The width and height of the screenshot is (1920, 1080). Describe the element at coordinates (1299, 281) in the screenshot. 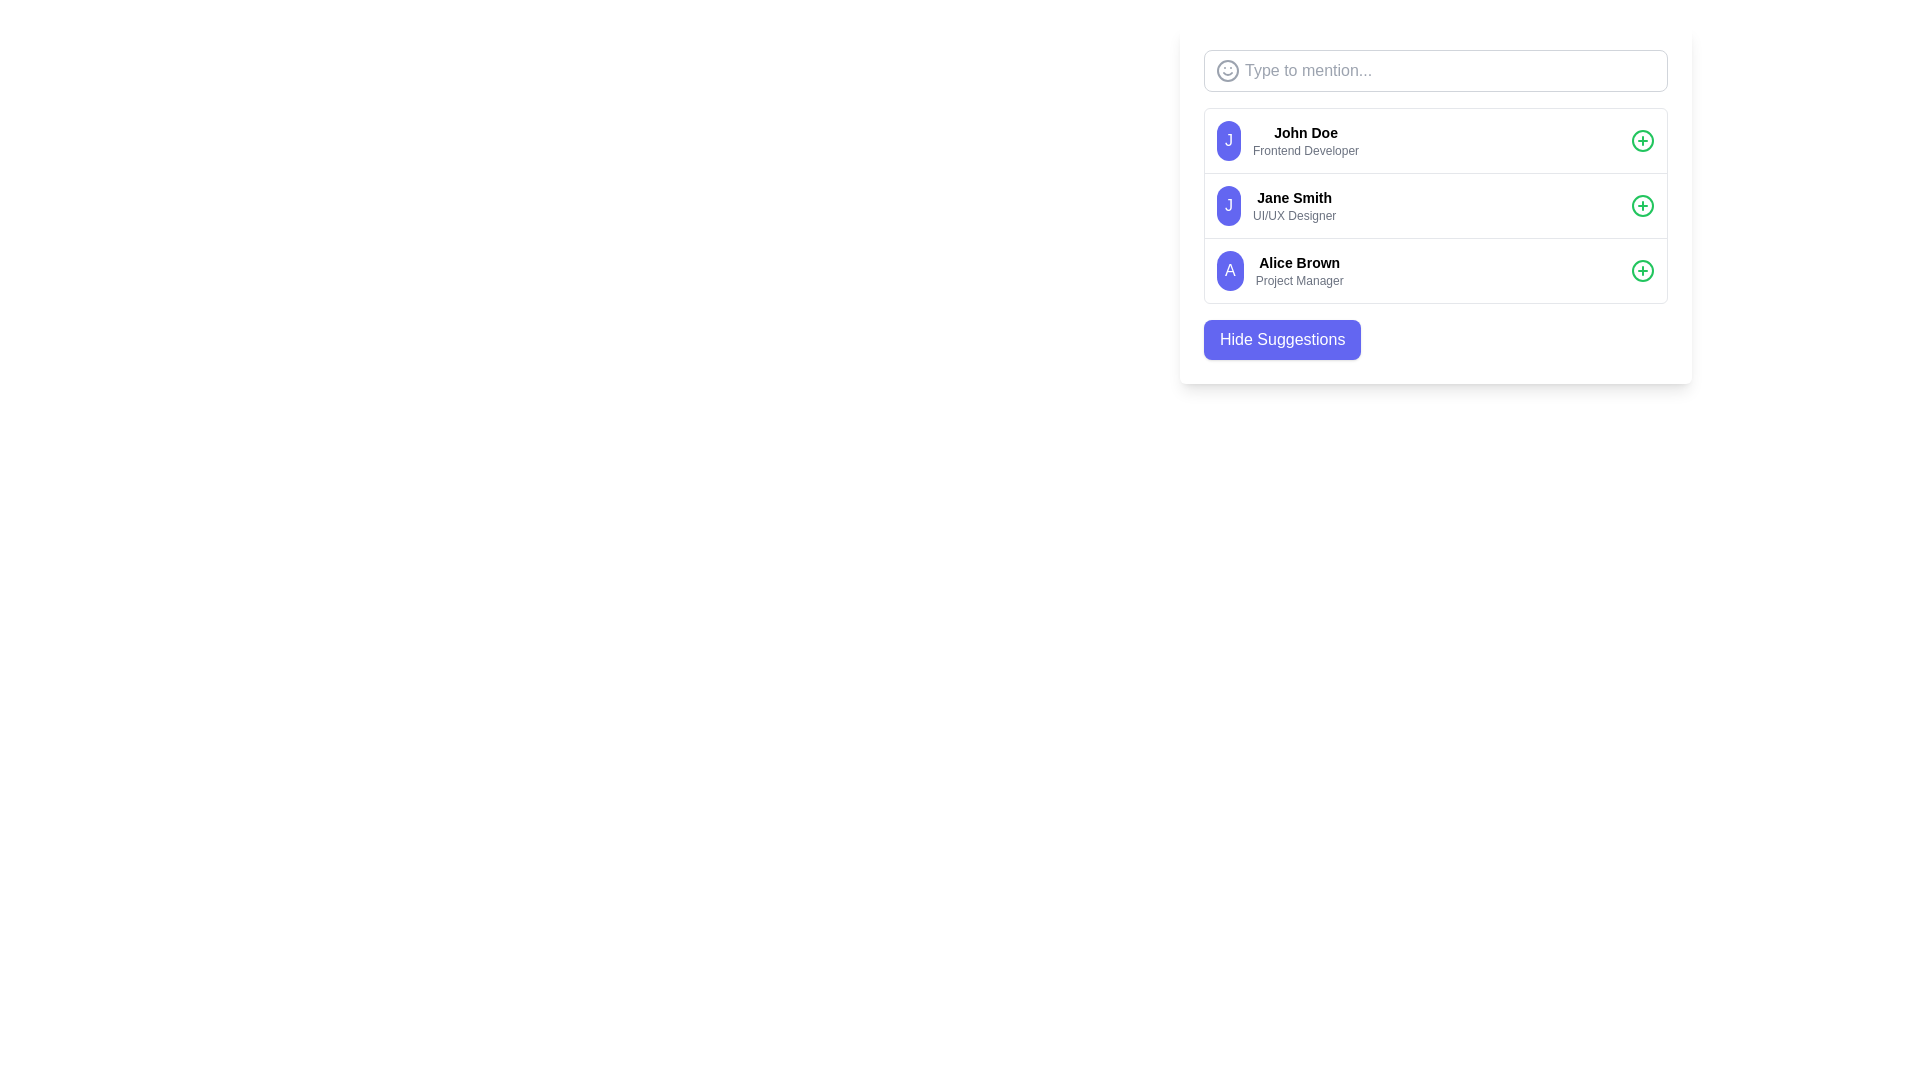

I see `the text label displaying 'Project Manager' which is located below 'Alice Brown' in the suggestion box` at that location.